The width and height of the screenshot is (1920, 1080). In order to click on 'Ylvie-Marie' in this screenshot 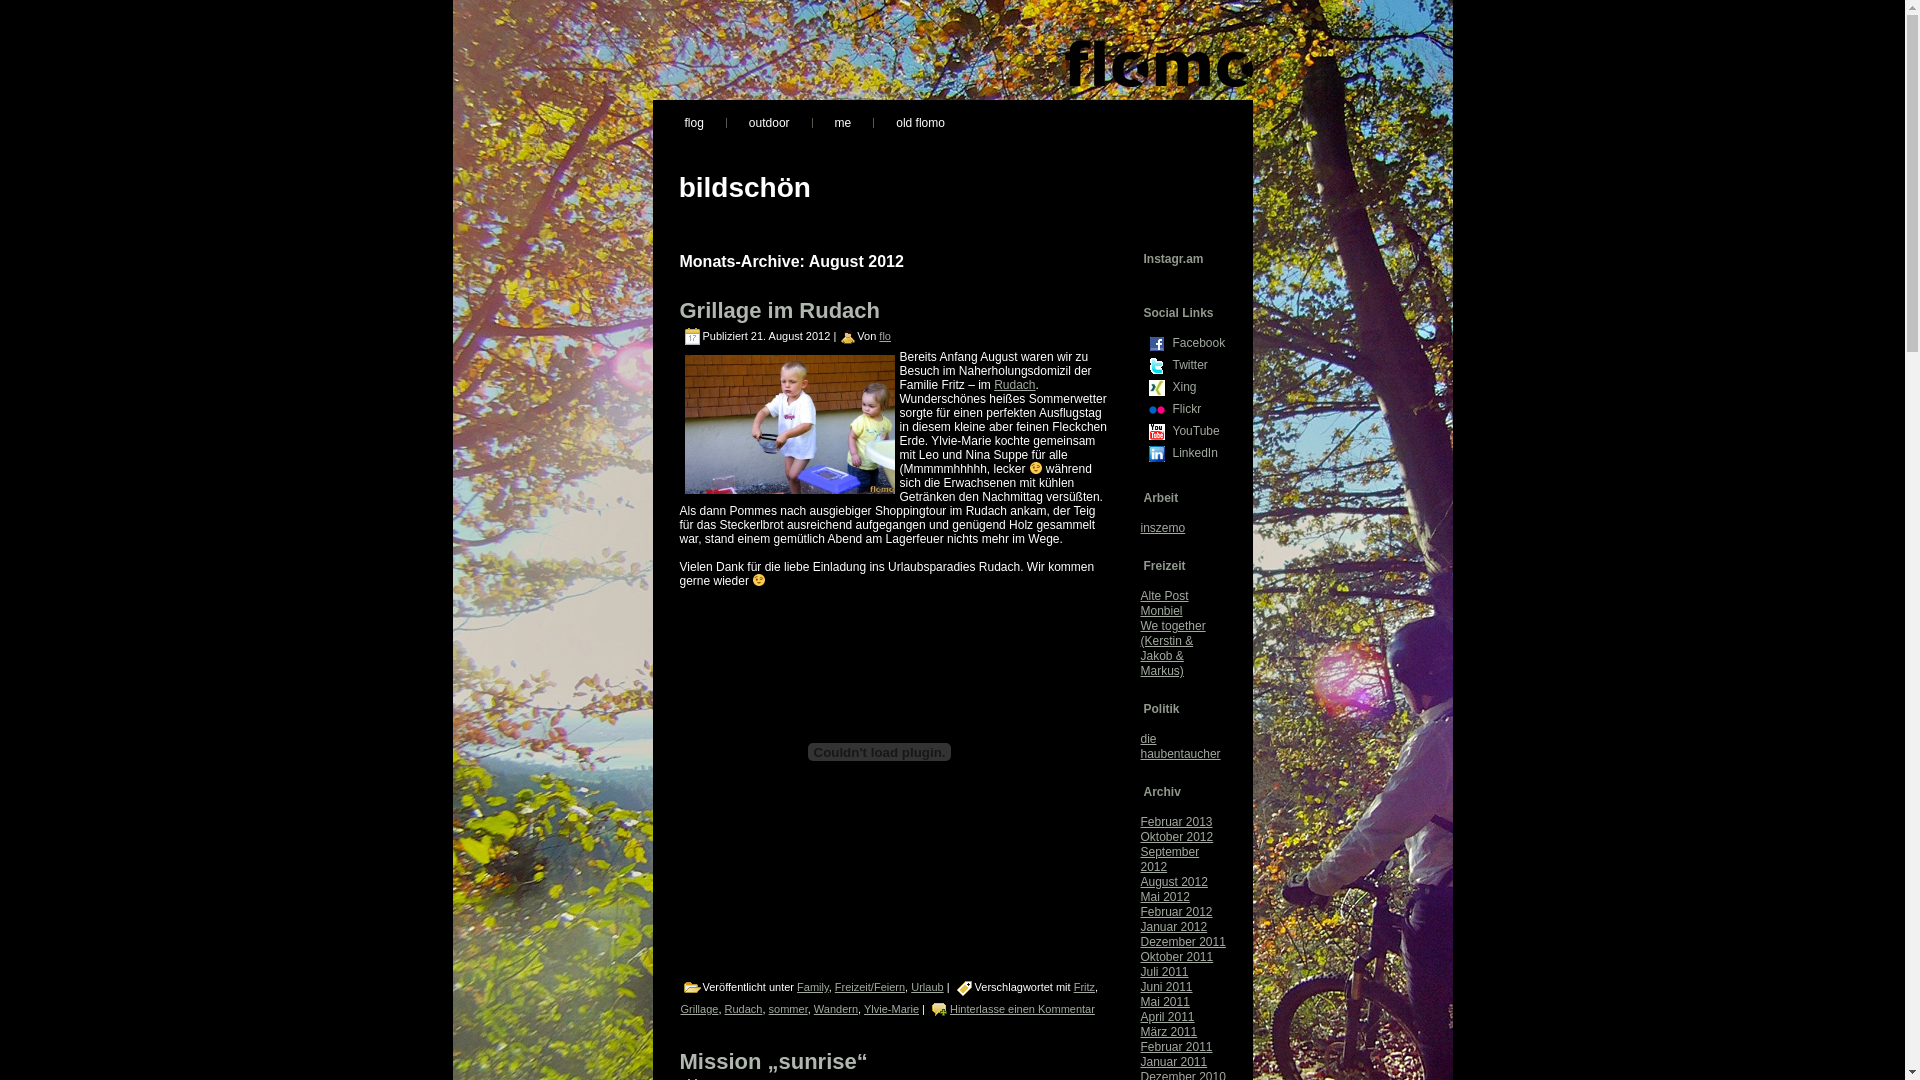, I will do `click(890, 1009)`.